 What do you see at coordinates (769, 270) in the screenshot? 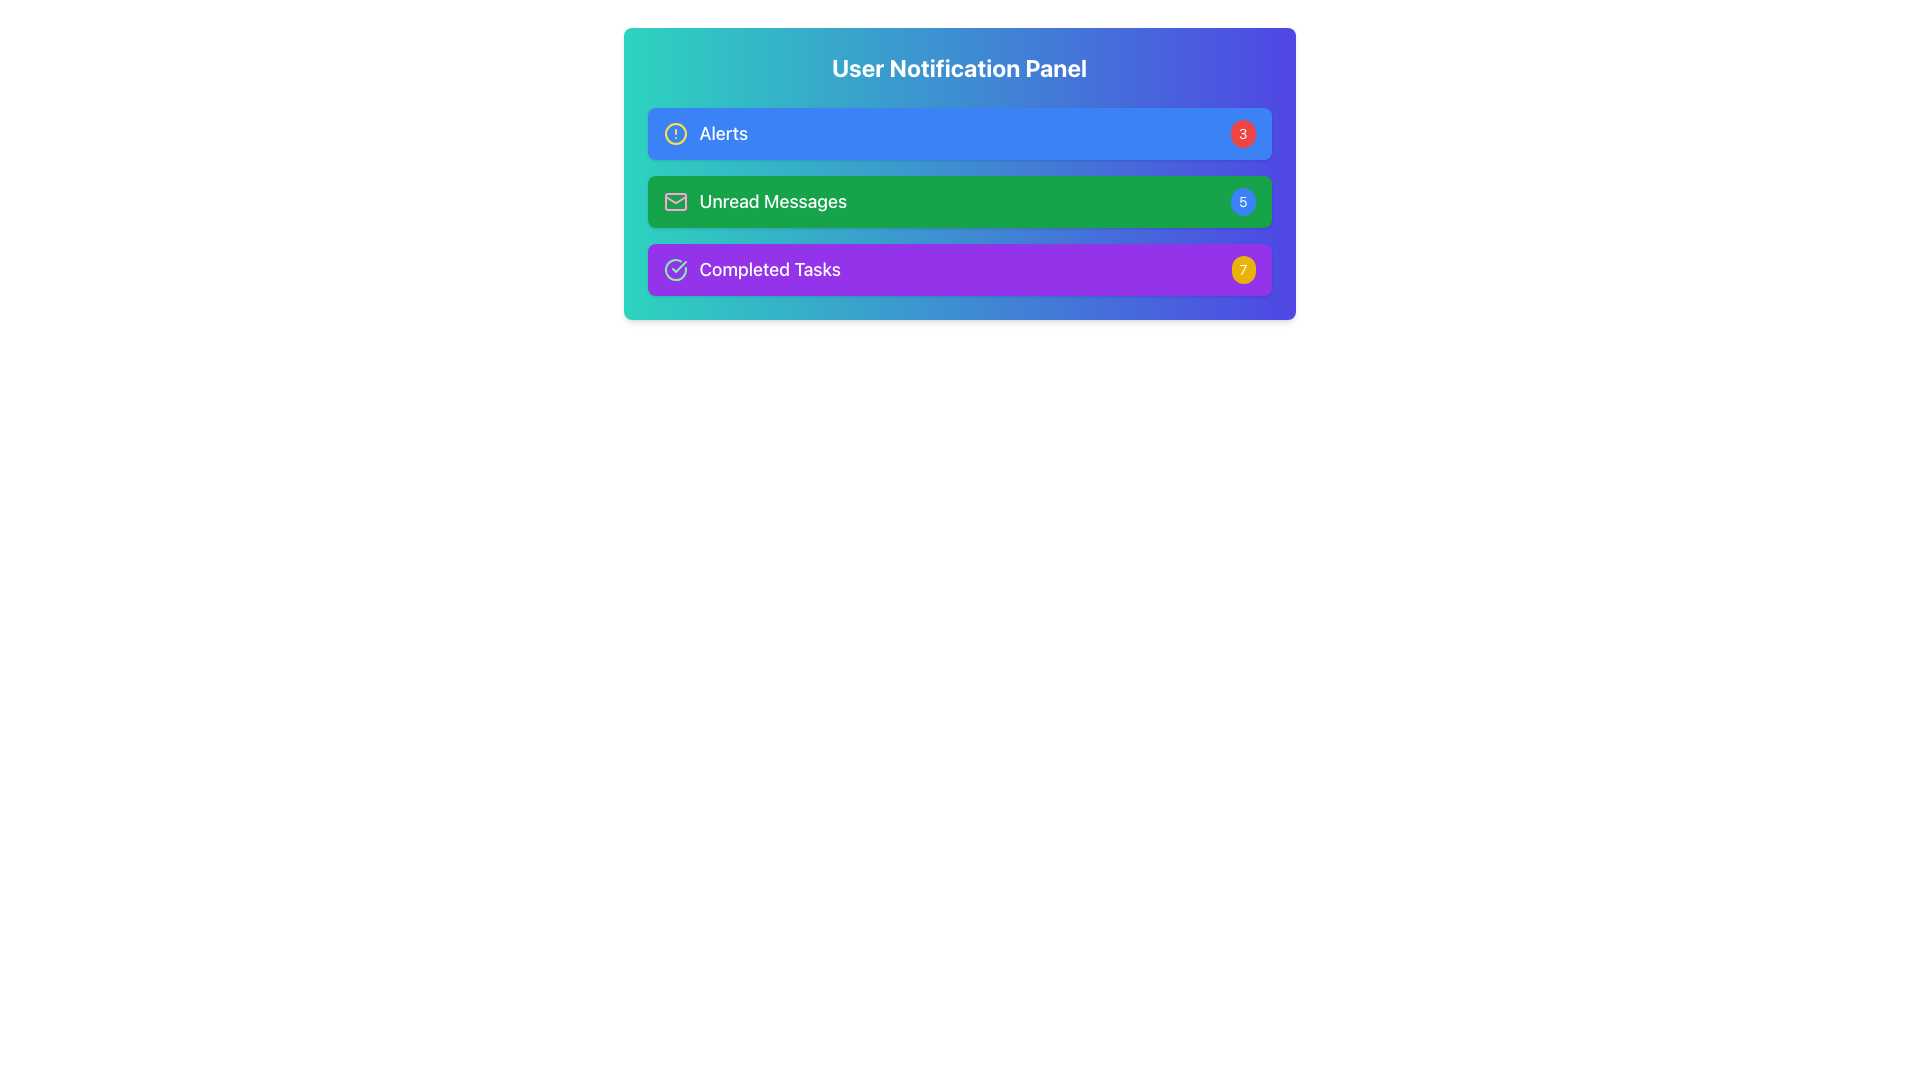
I see `text content of the label that reads 'Completed Tasks', which is positioned against a purple background and aligned to the right of a green checkmark icon` at bounding box center [769, 270].